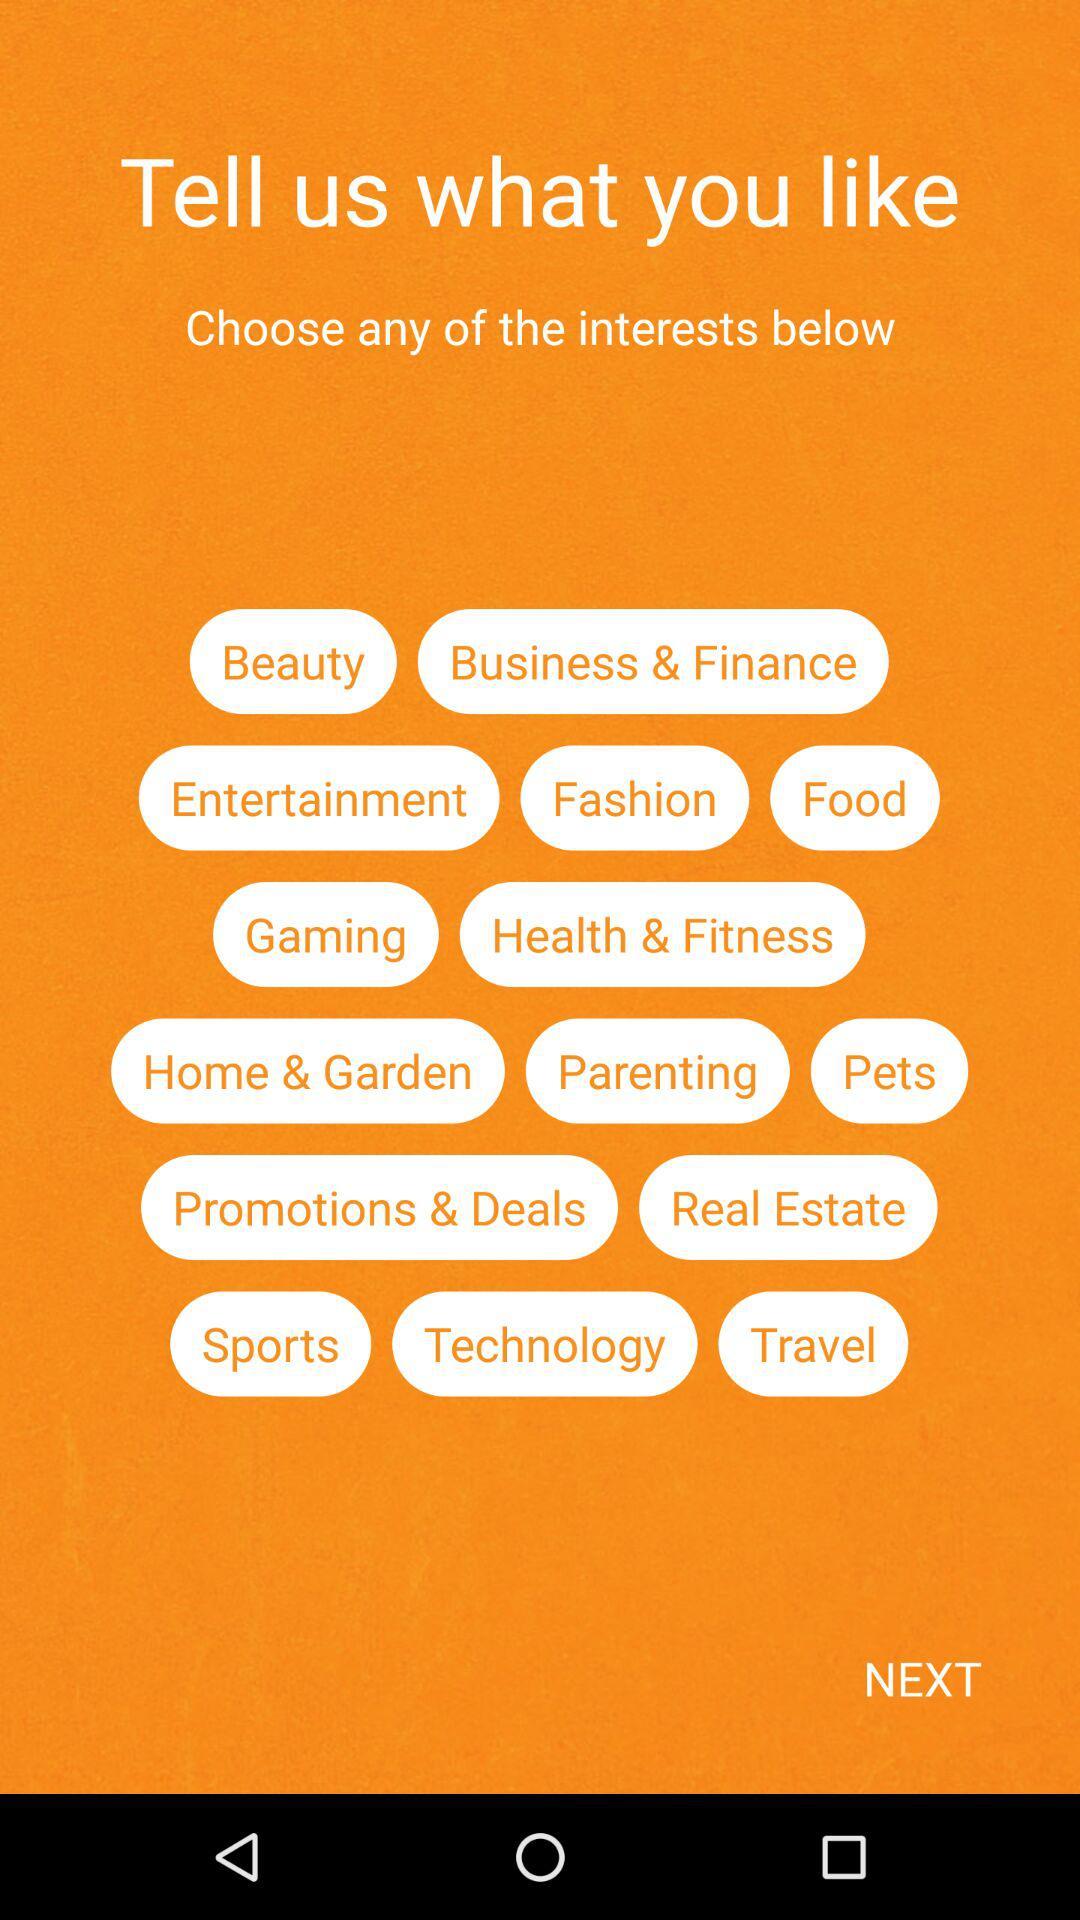  I want to click on the item to the right of the beauty icon, so click(653, 661).